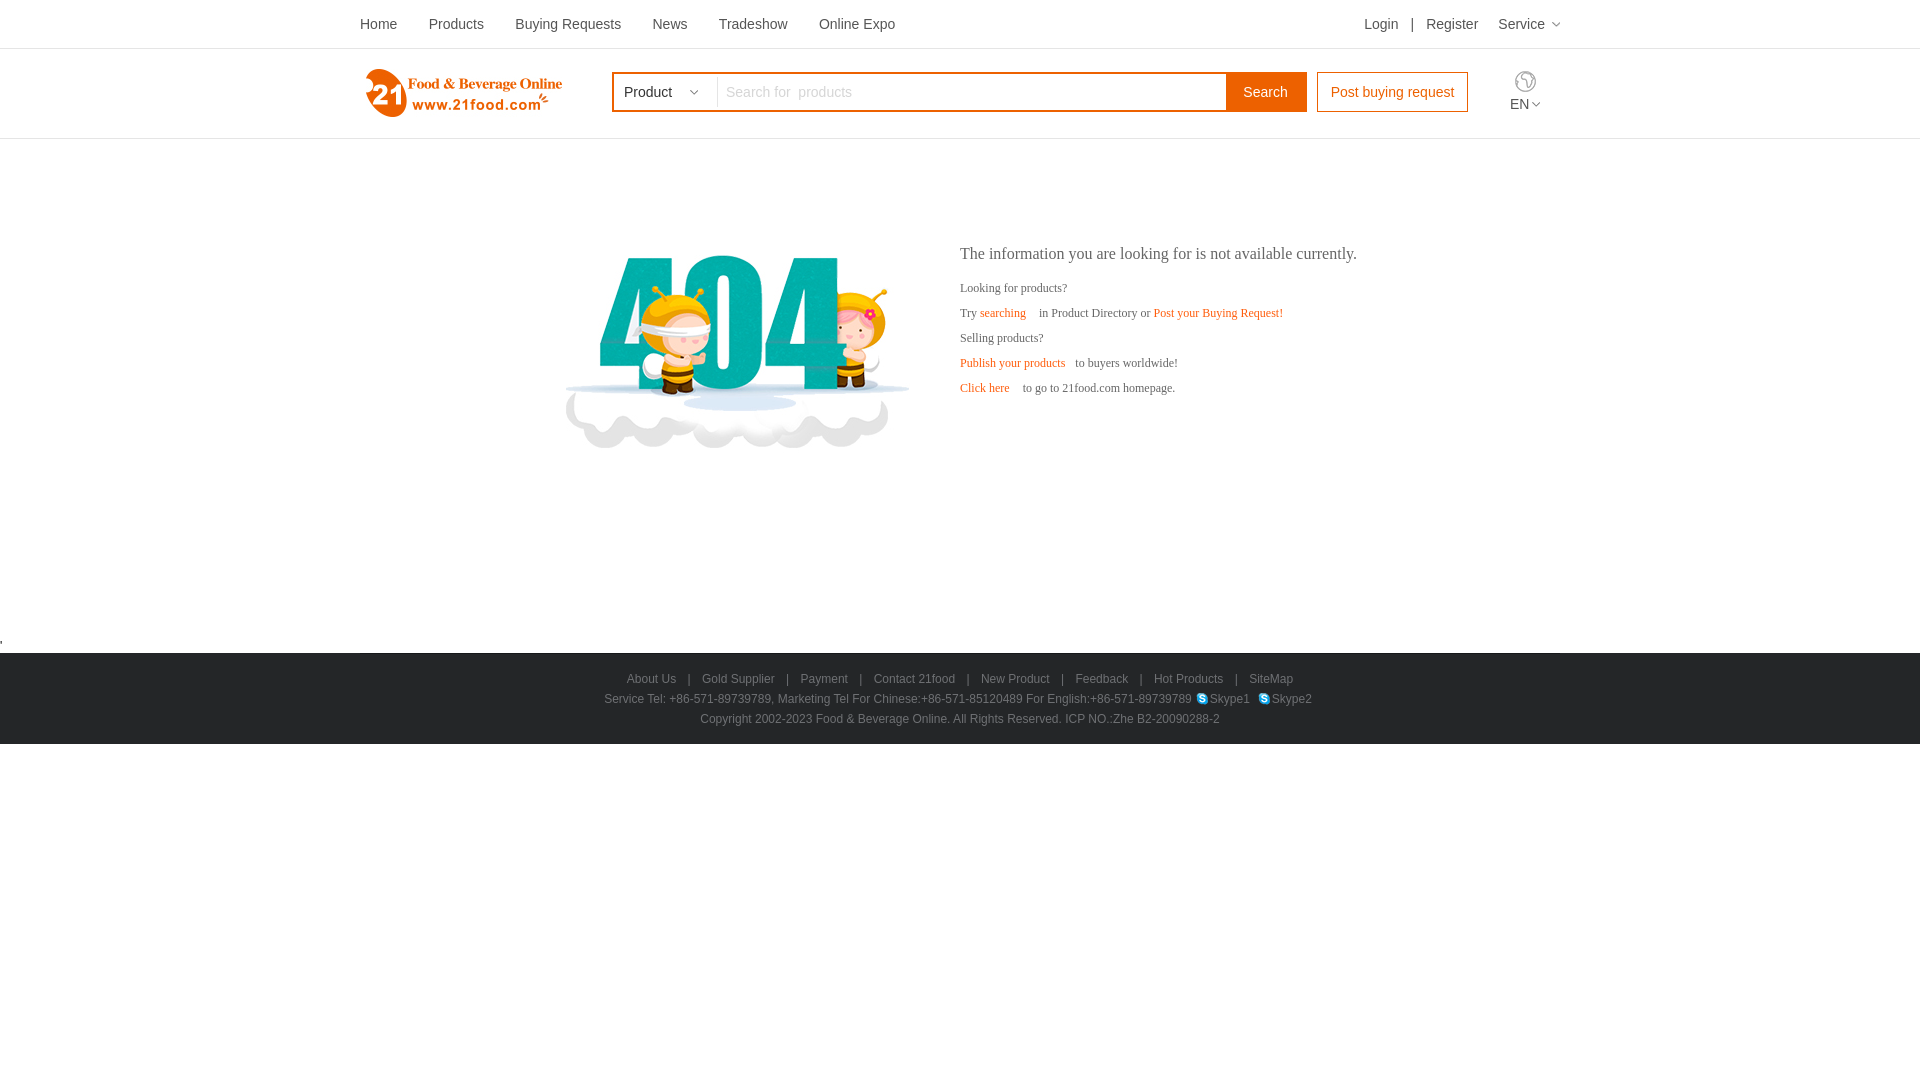 Image resolution: width=1920 pixels, height=1080 pixels. I want to click on 'Publish your products', so click(1012, 362).